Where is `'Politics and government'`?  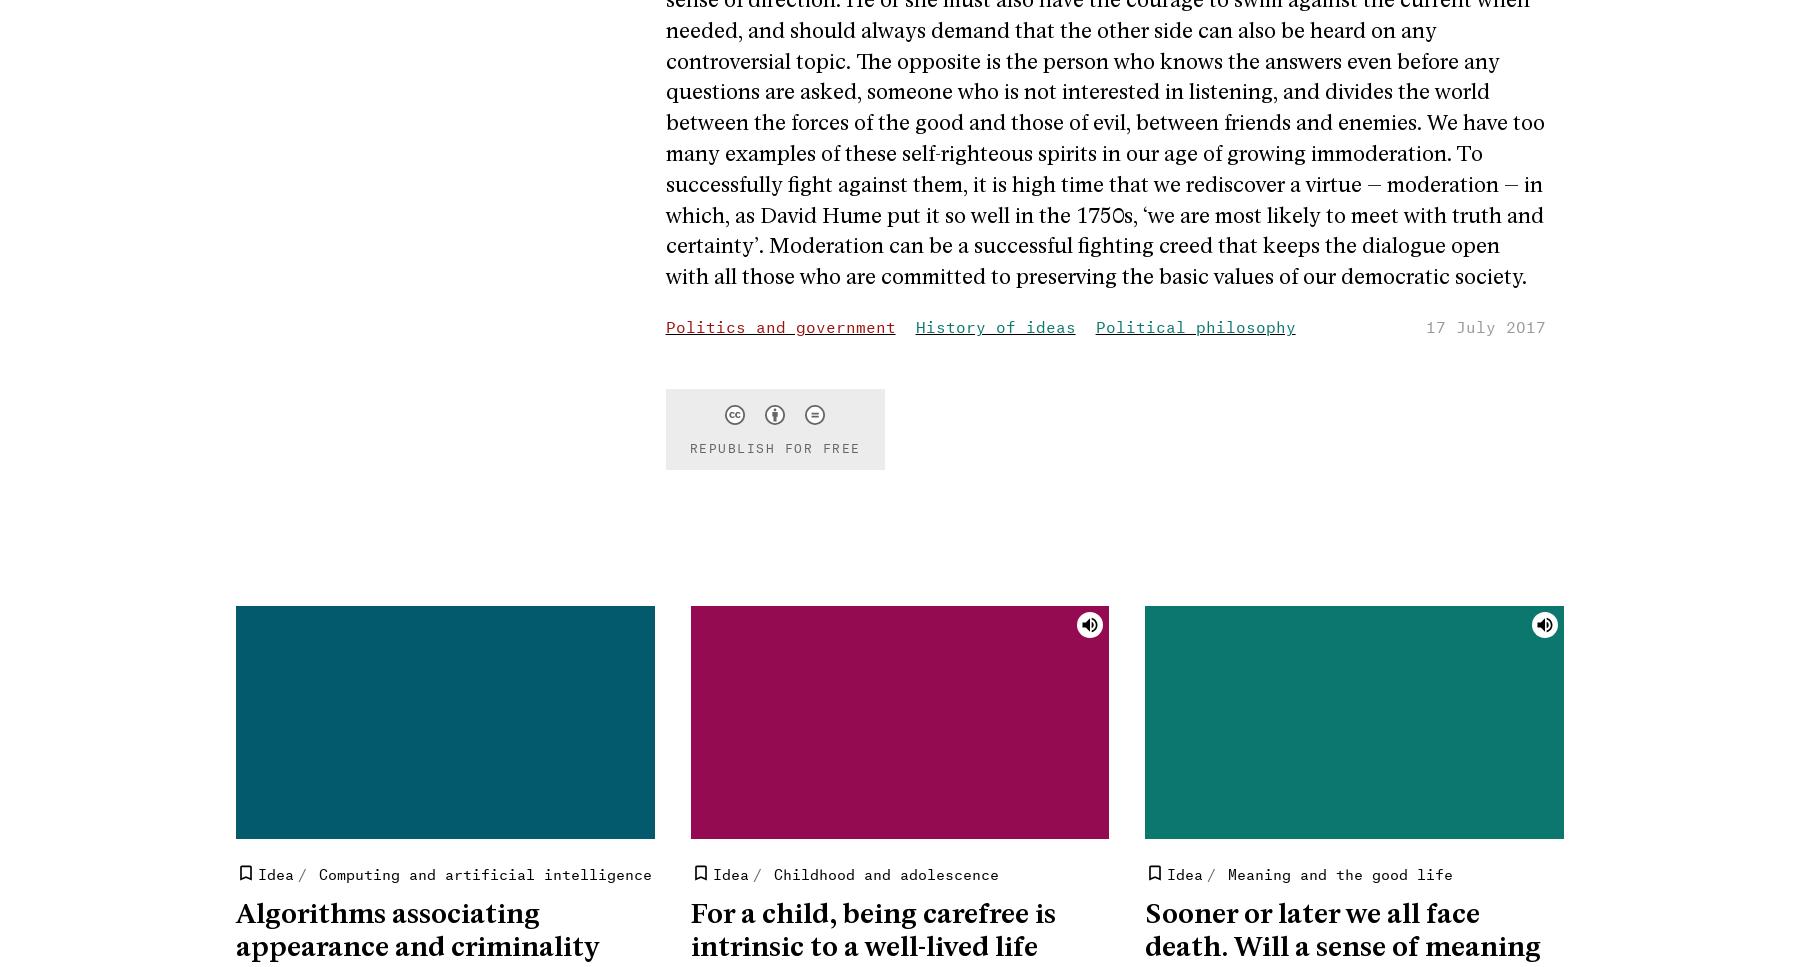
'Politics and government' is located at coordinates (778, 324).